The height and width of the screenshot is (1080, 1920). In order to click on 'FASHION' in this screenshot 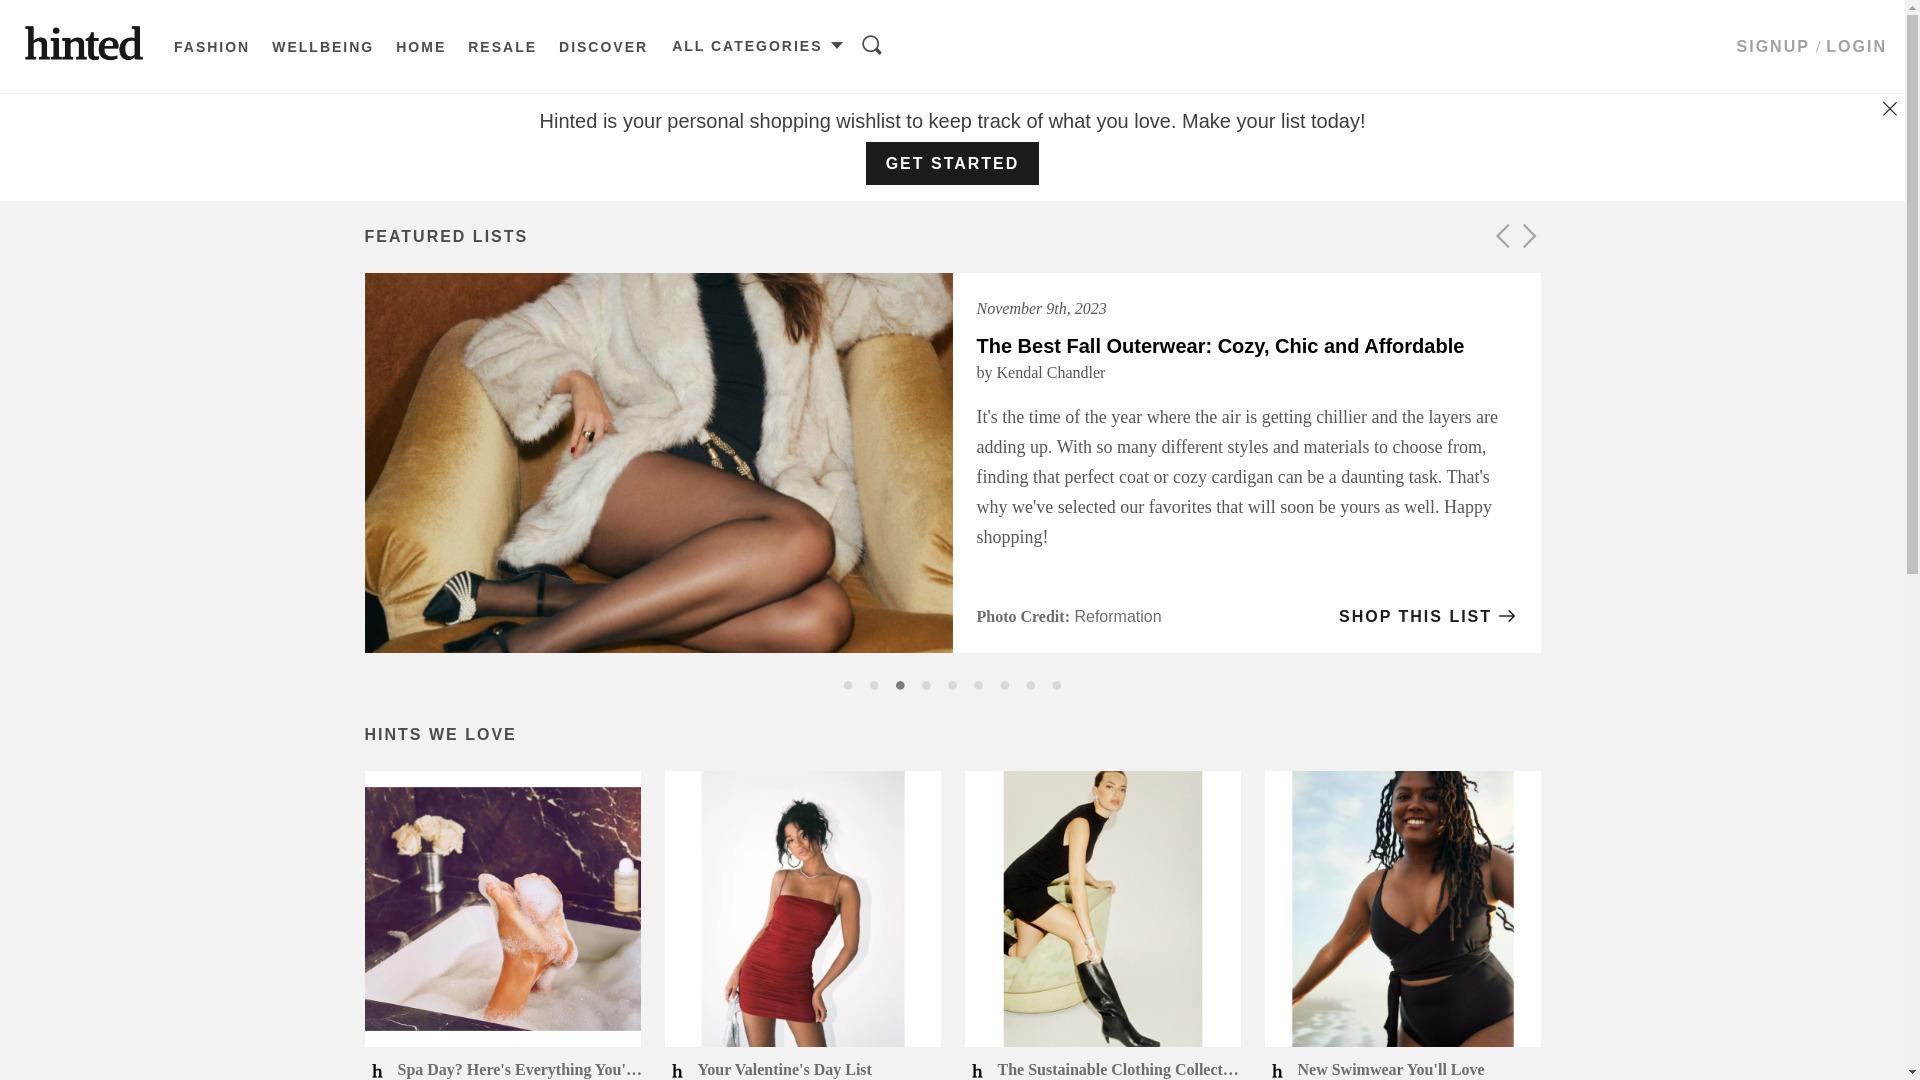, I will do `click(211, 46)`.